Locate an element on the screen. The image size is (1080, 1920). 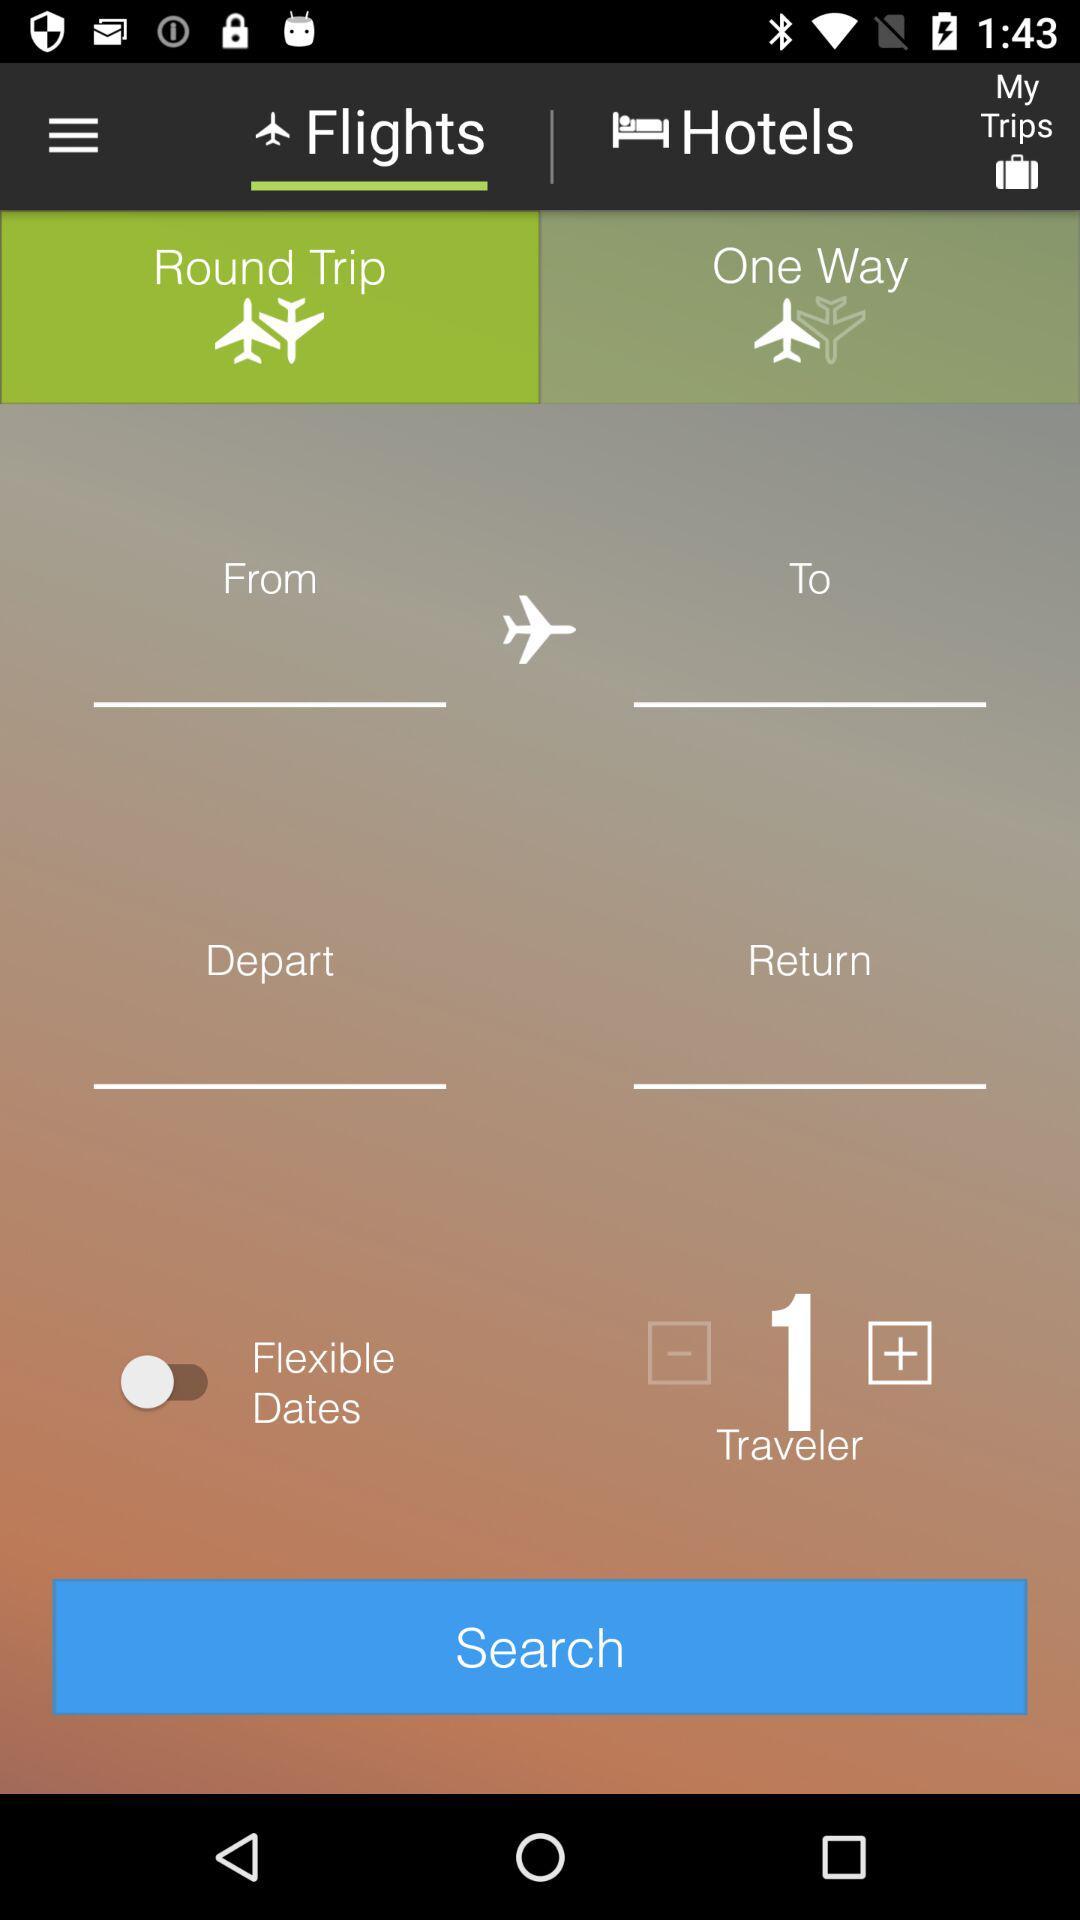
icon above traveler is located at coordinates (678, 1353).